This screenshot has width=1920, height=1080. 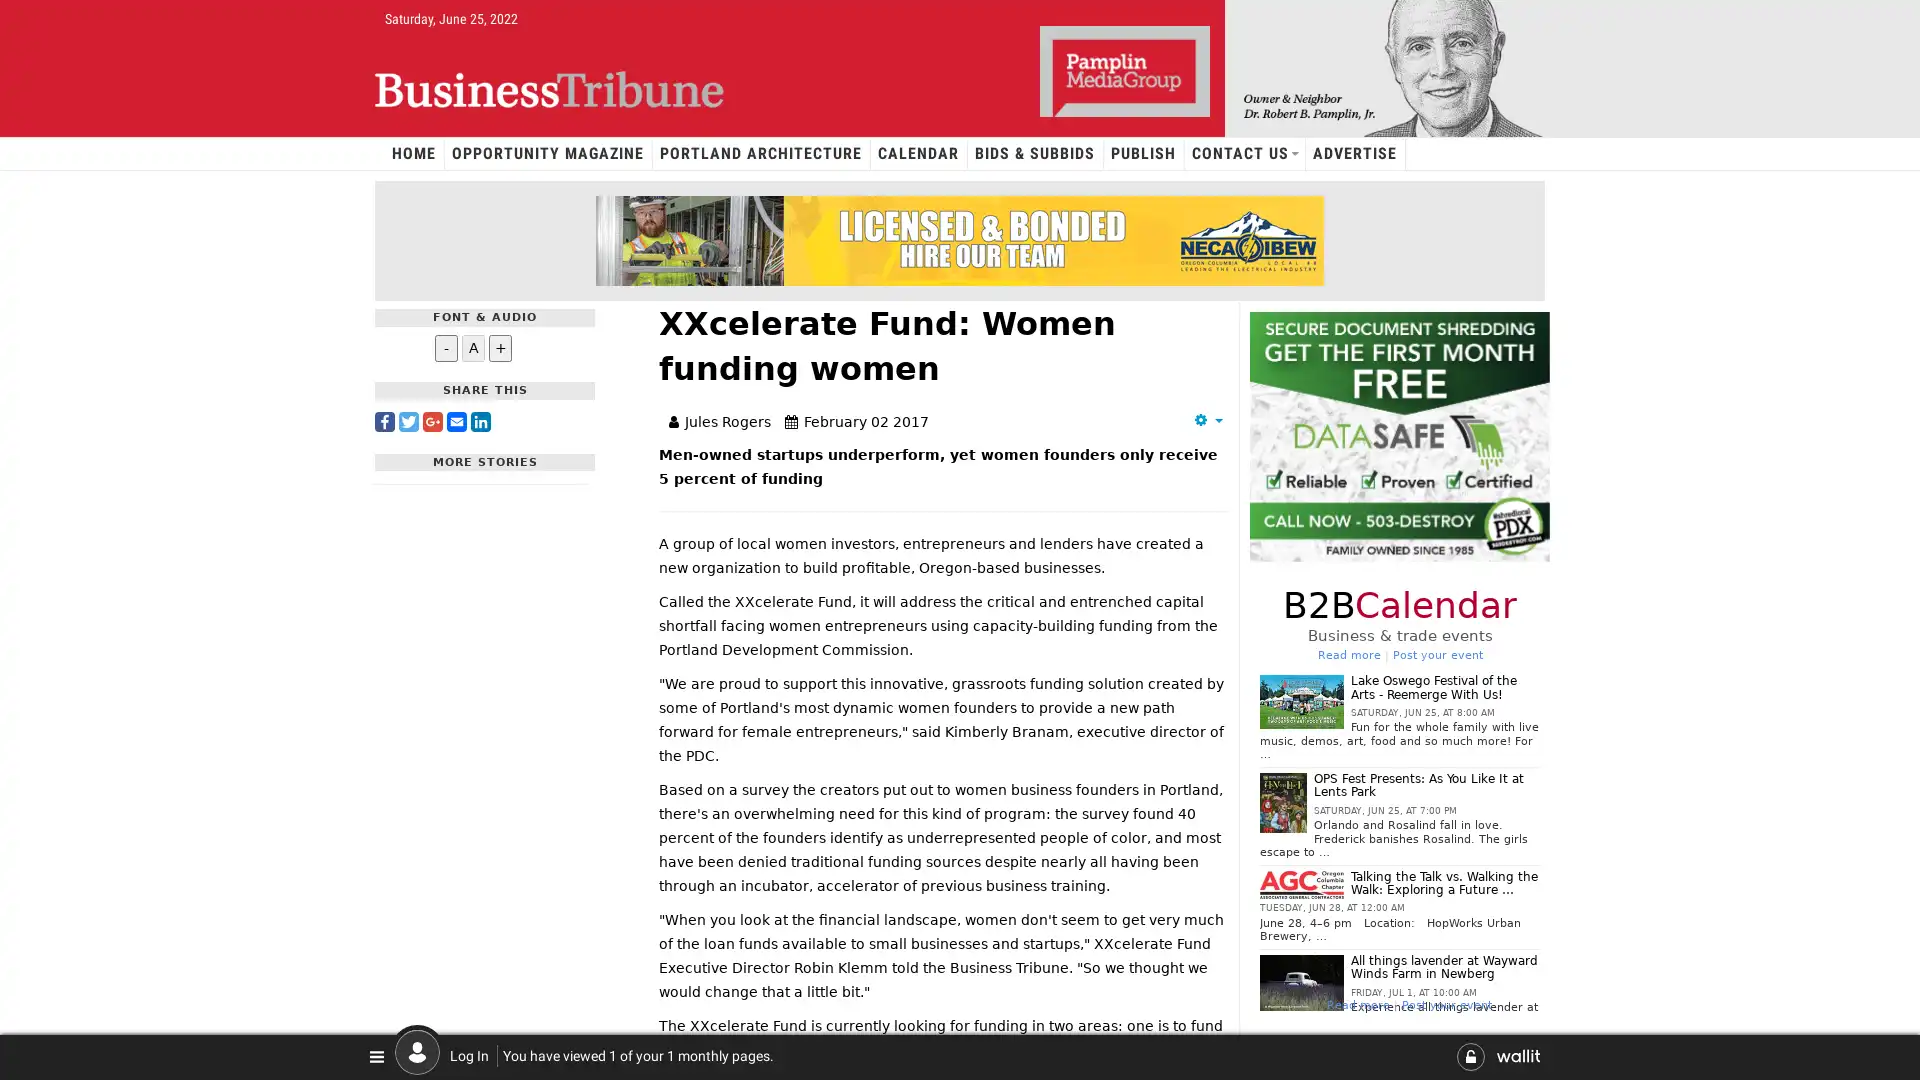 What do you see at coordinates (445, 346) in the screenshot?
I see `-` at bounding box center [445, 346].